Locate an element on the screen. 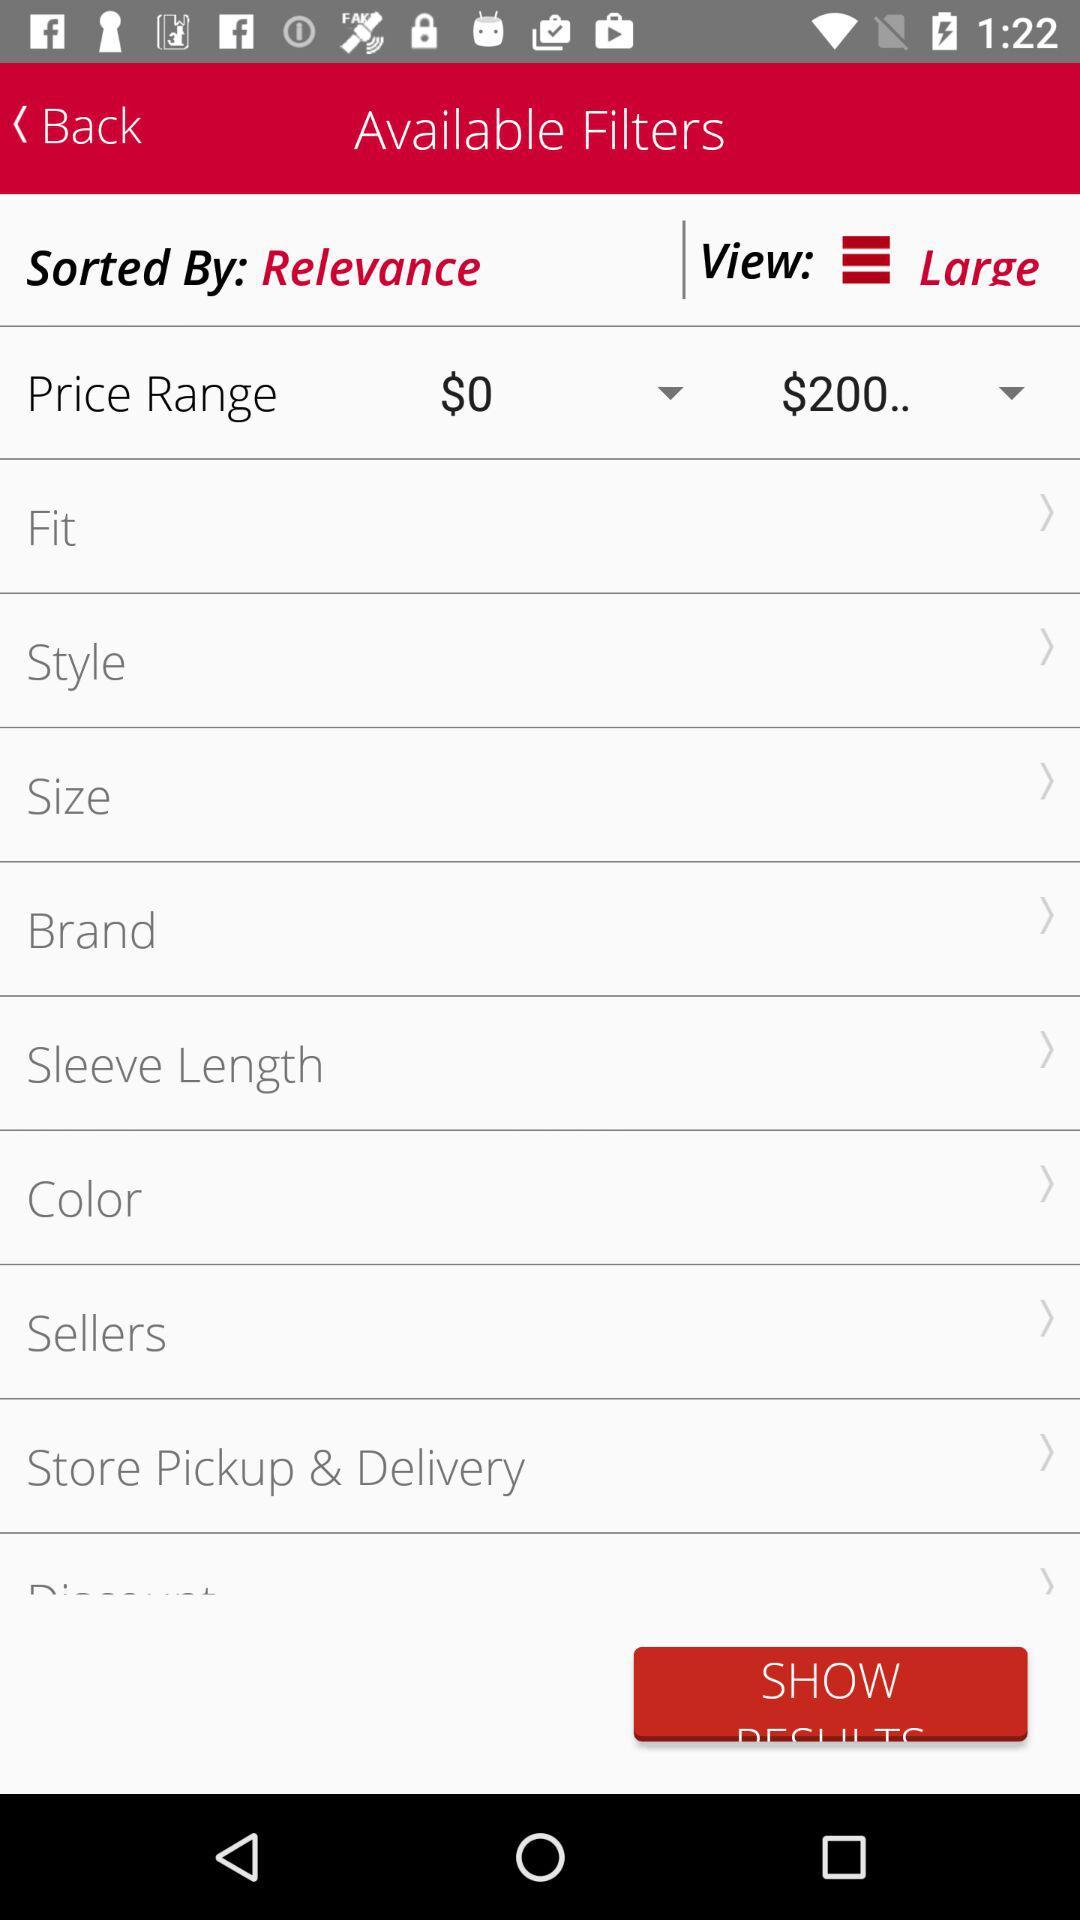 Image resolution: width=1080 pixels, height=1920 pixels. relevance is located at coordinates (371, 258).